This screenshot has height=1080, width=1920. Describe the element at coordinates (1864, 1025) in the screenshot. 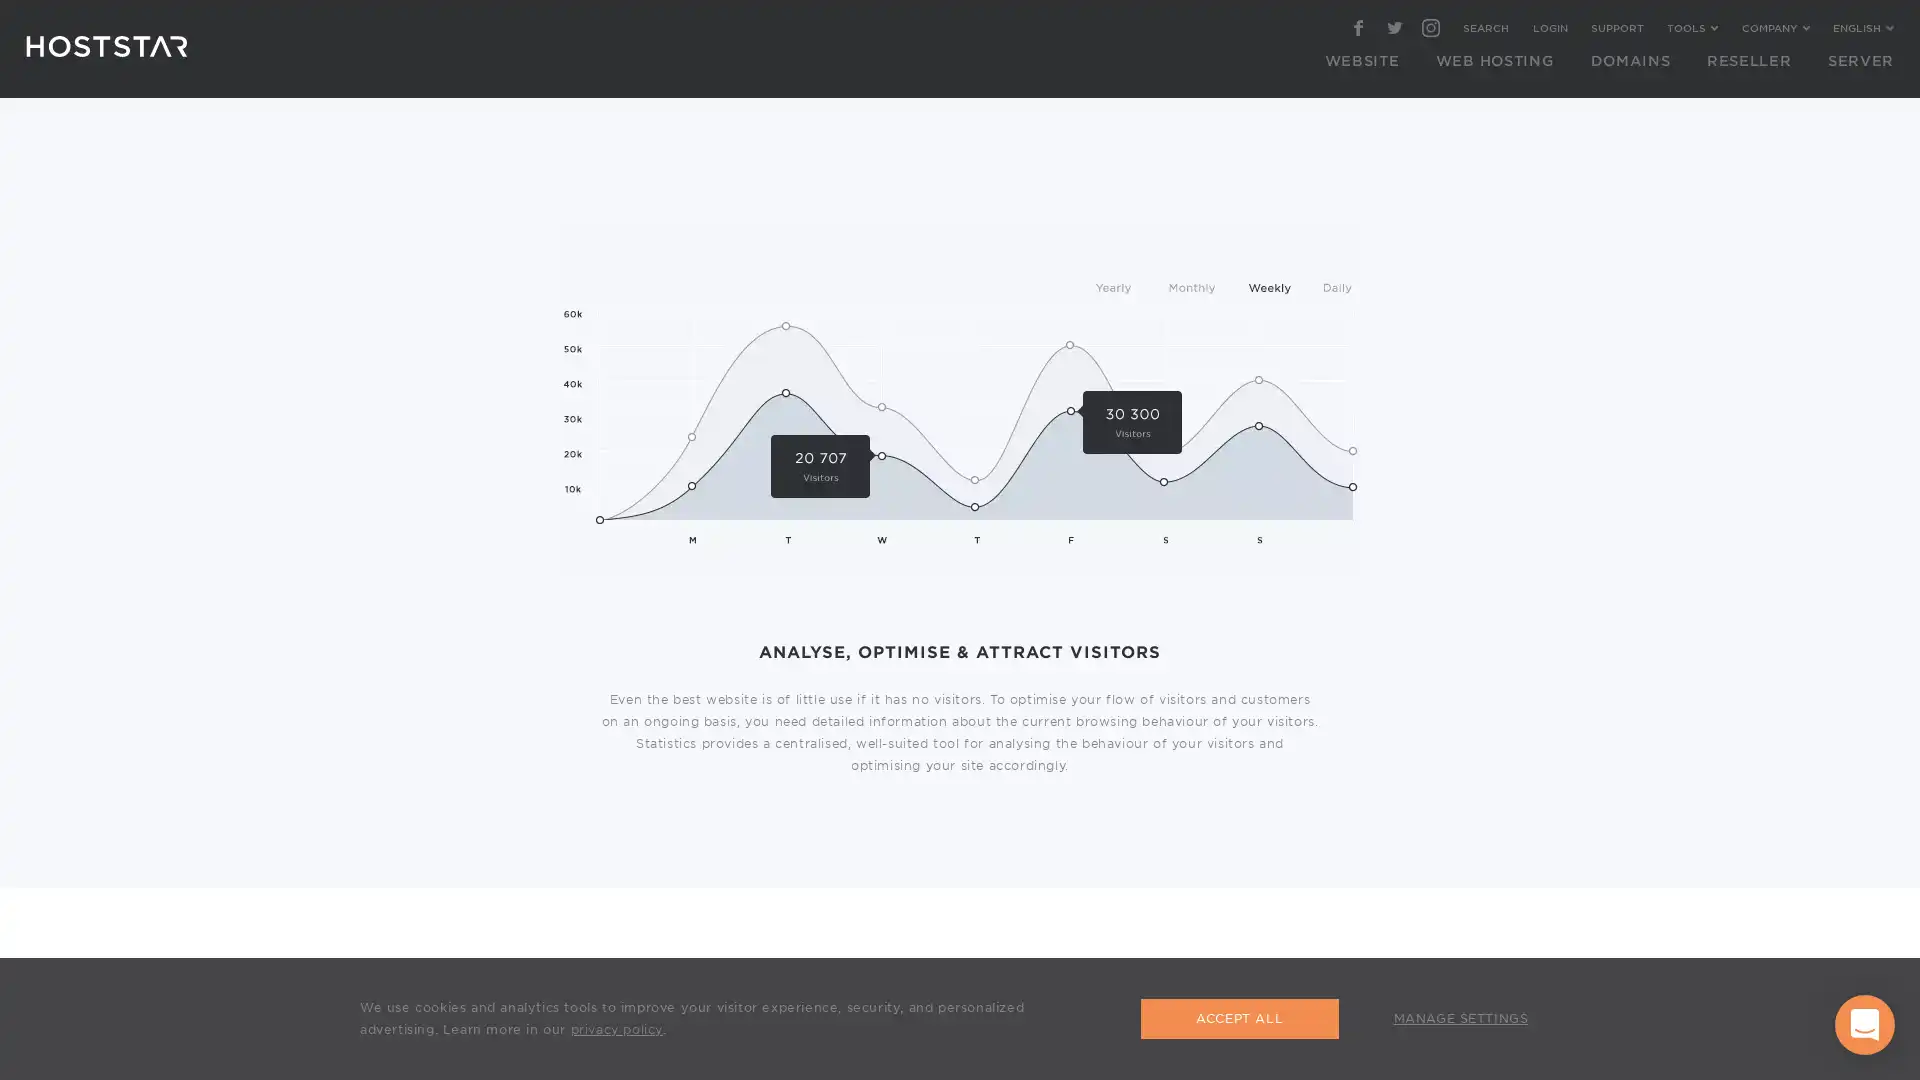

I see `Open Intercom Messenger` at that location.